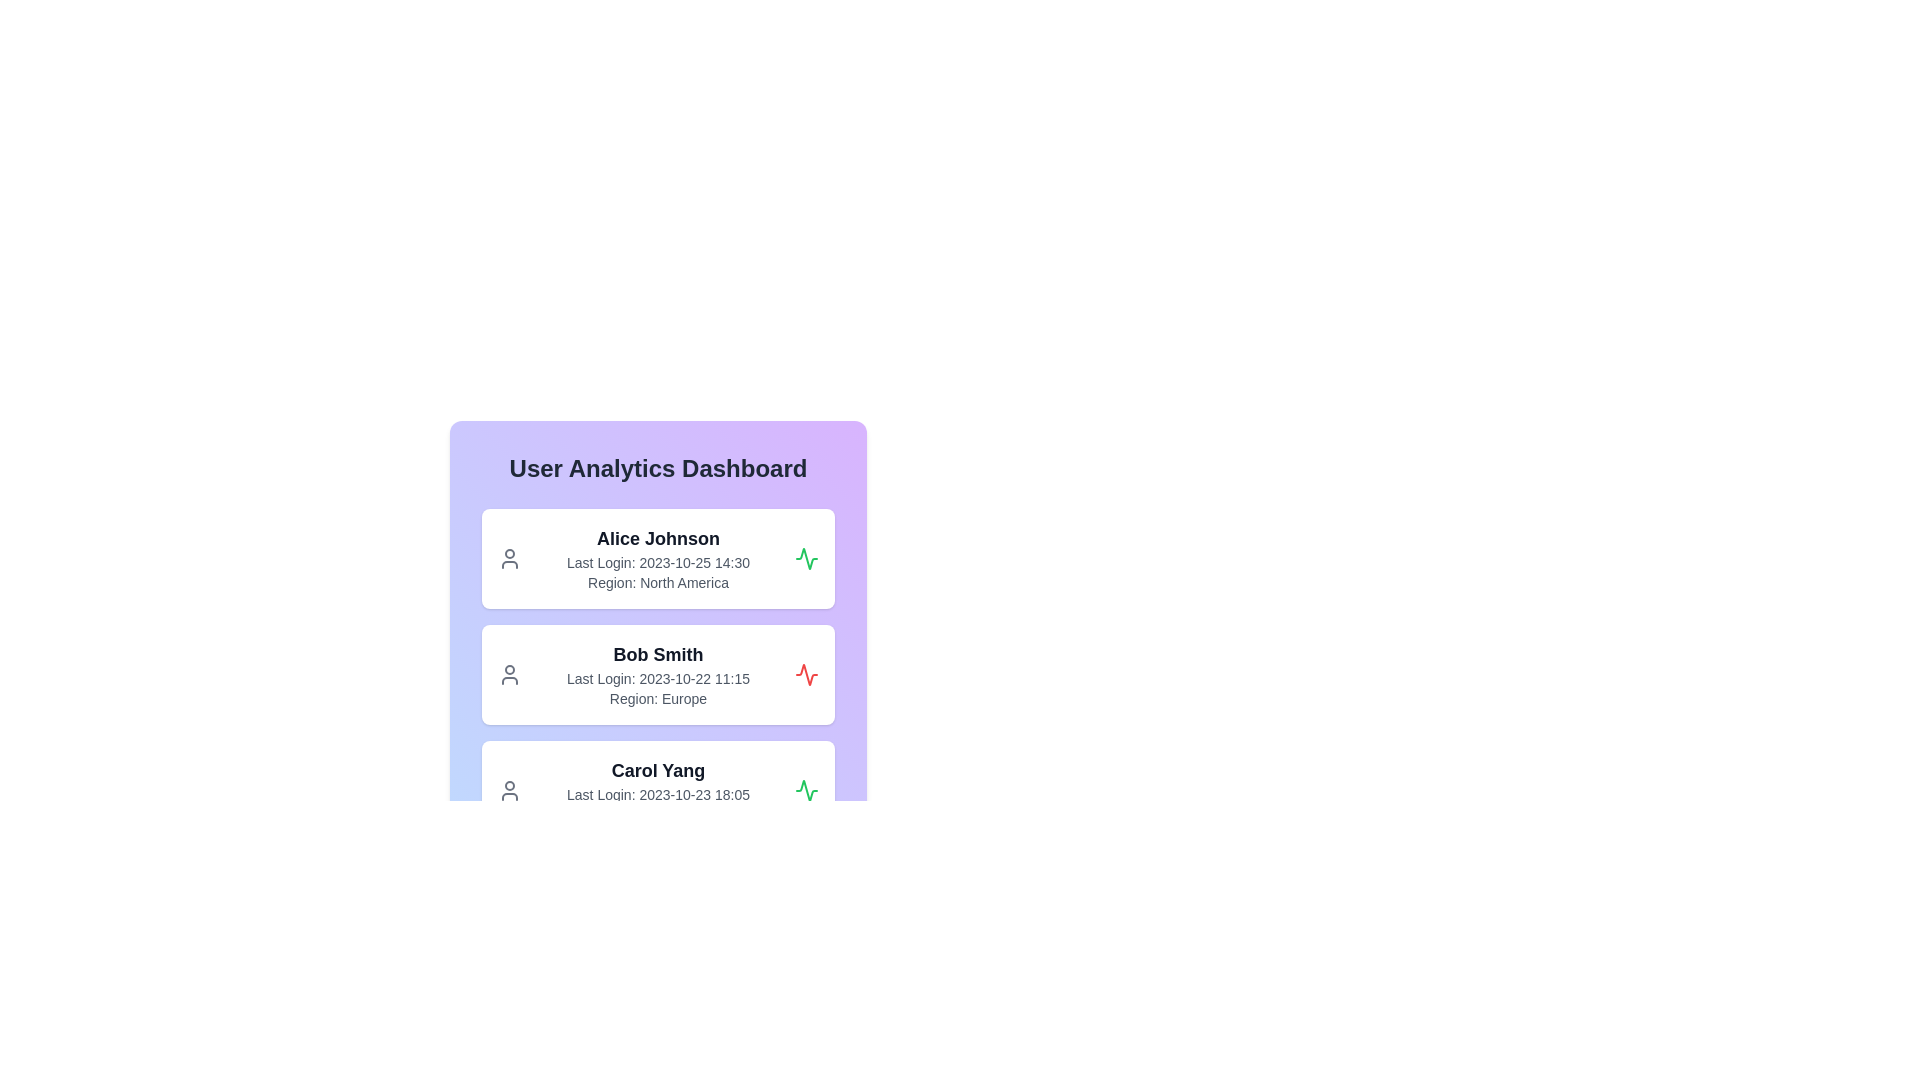 The height and width of the screenshot is (1080, 1920). I want to click on the Text Label displaying the geographic region associated with user 'Bob Smith', which is located beneath the 'Last Login: 2023-10-22 11:15' text in the middle panel, so click(658, 697).